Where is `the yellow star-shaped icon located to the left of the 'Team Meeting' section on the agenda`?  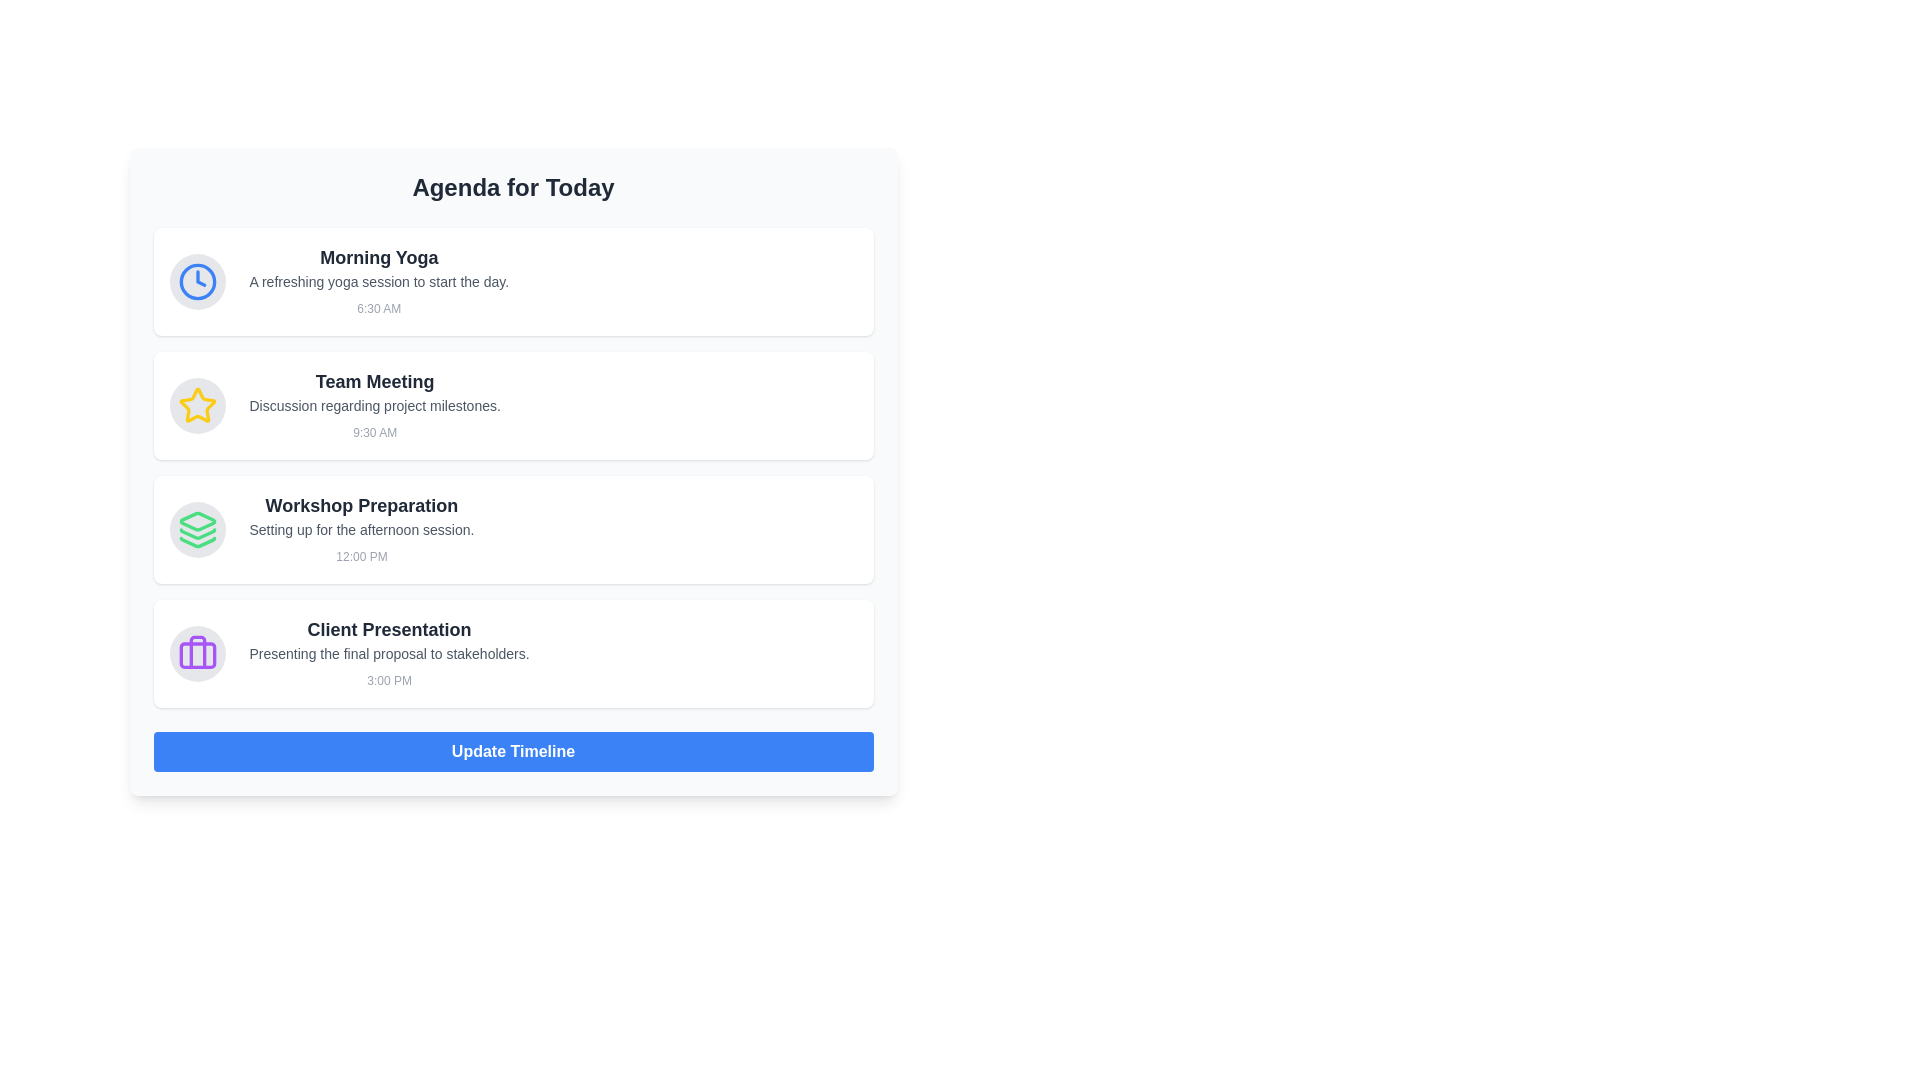 the yellow star-shaped icon located to the left of the 'Team Meeting' section on the agenda is located at coordinates (197, 405).